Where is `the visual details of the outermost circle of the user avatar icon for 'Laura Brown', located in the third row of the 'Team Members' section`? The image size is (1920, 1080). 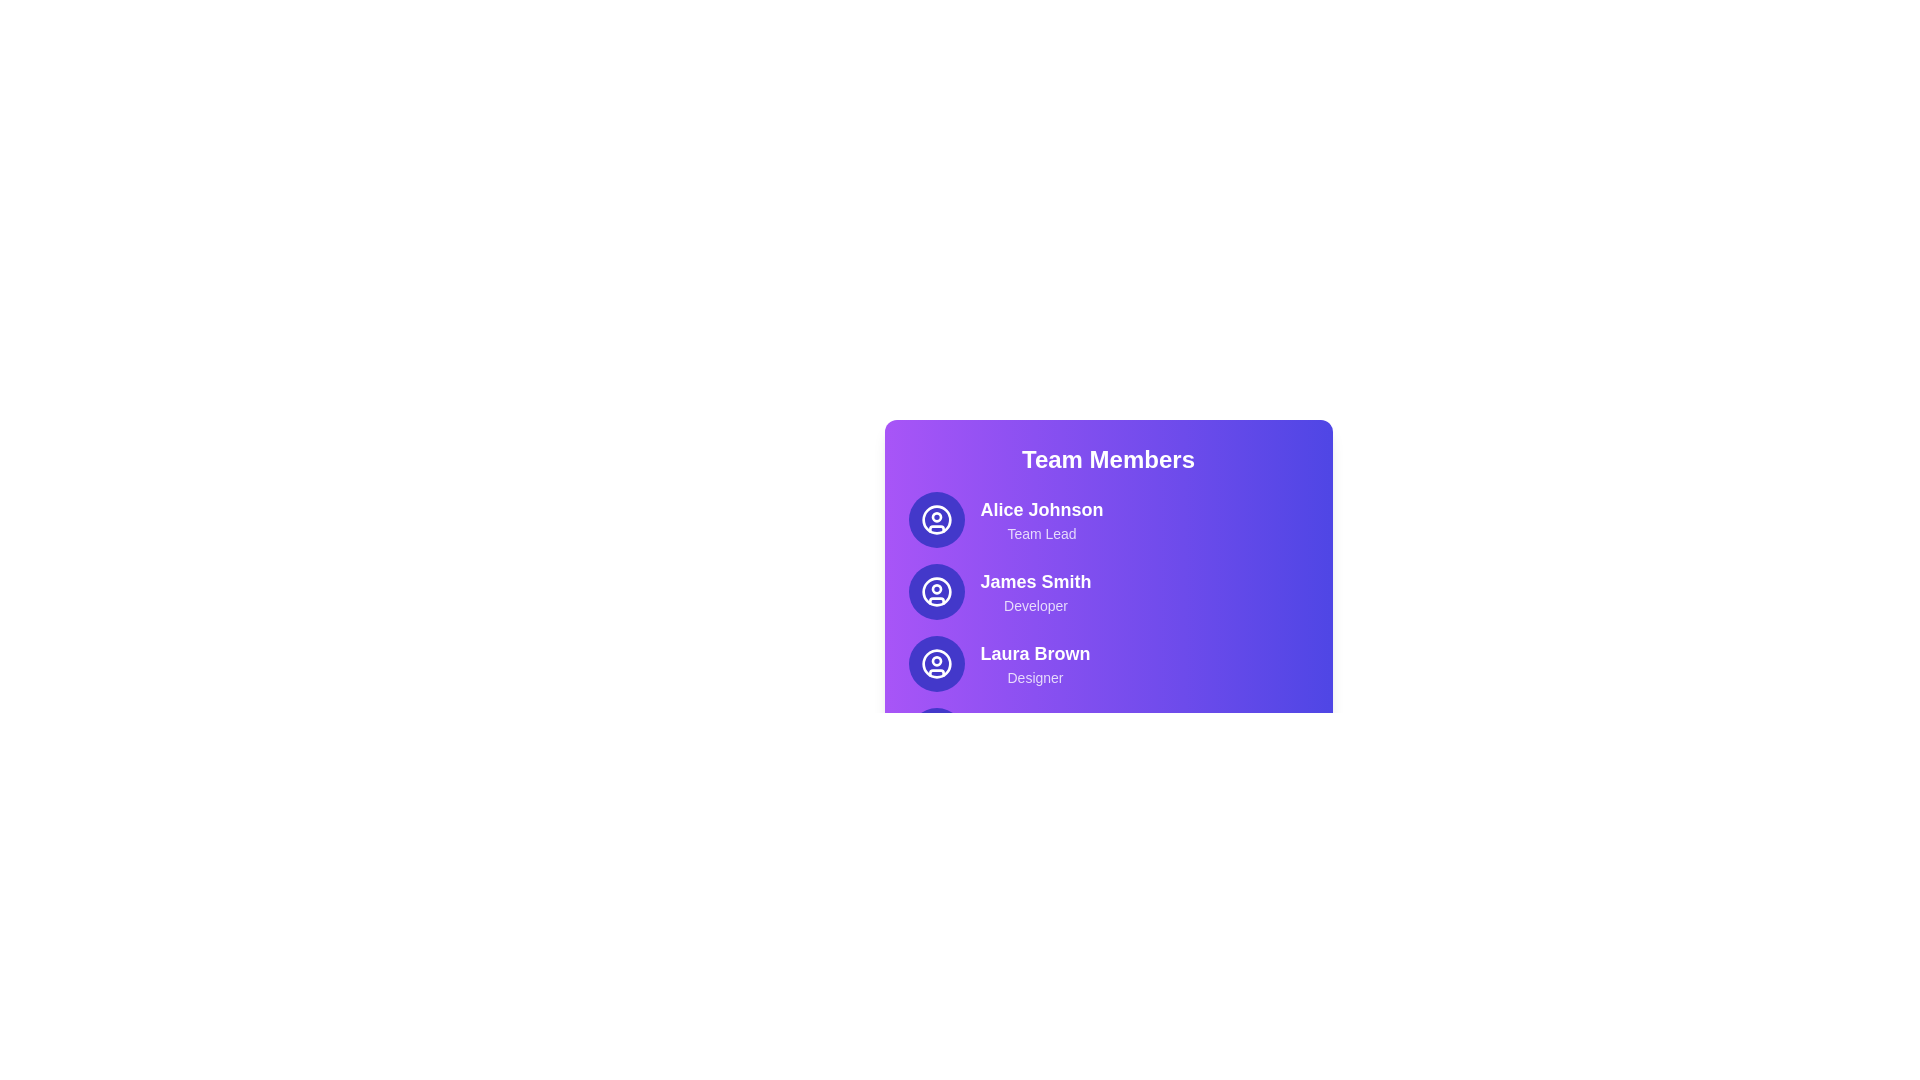 the visual details of the outermost circle of the user avatar icon for 'Laura Brown', located in the third row of the 'Team Members' section is located at coordinates (935, 663).